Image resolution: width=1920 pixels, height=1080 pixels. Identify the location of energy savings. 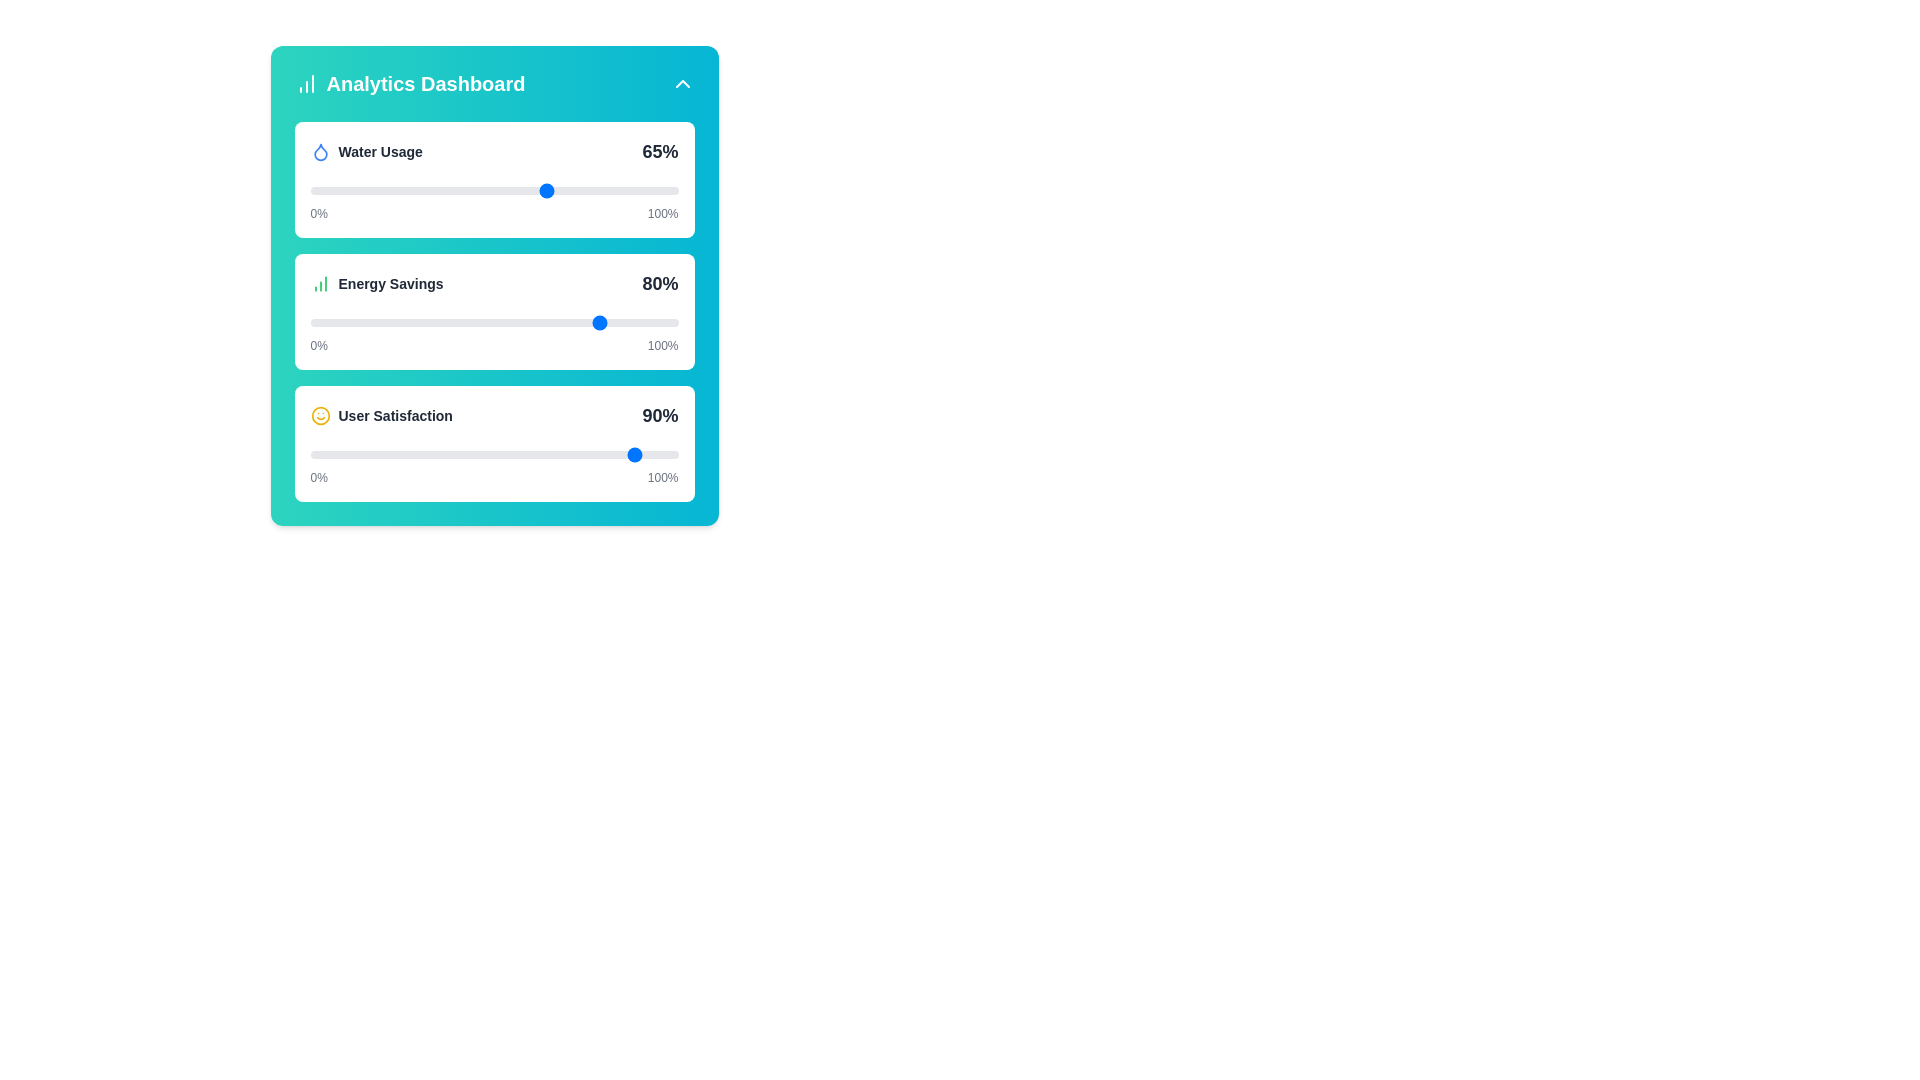
(549, 322).